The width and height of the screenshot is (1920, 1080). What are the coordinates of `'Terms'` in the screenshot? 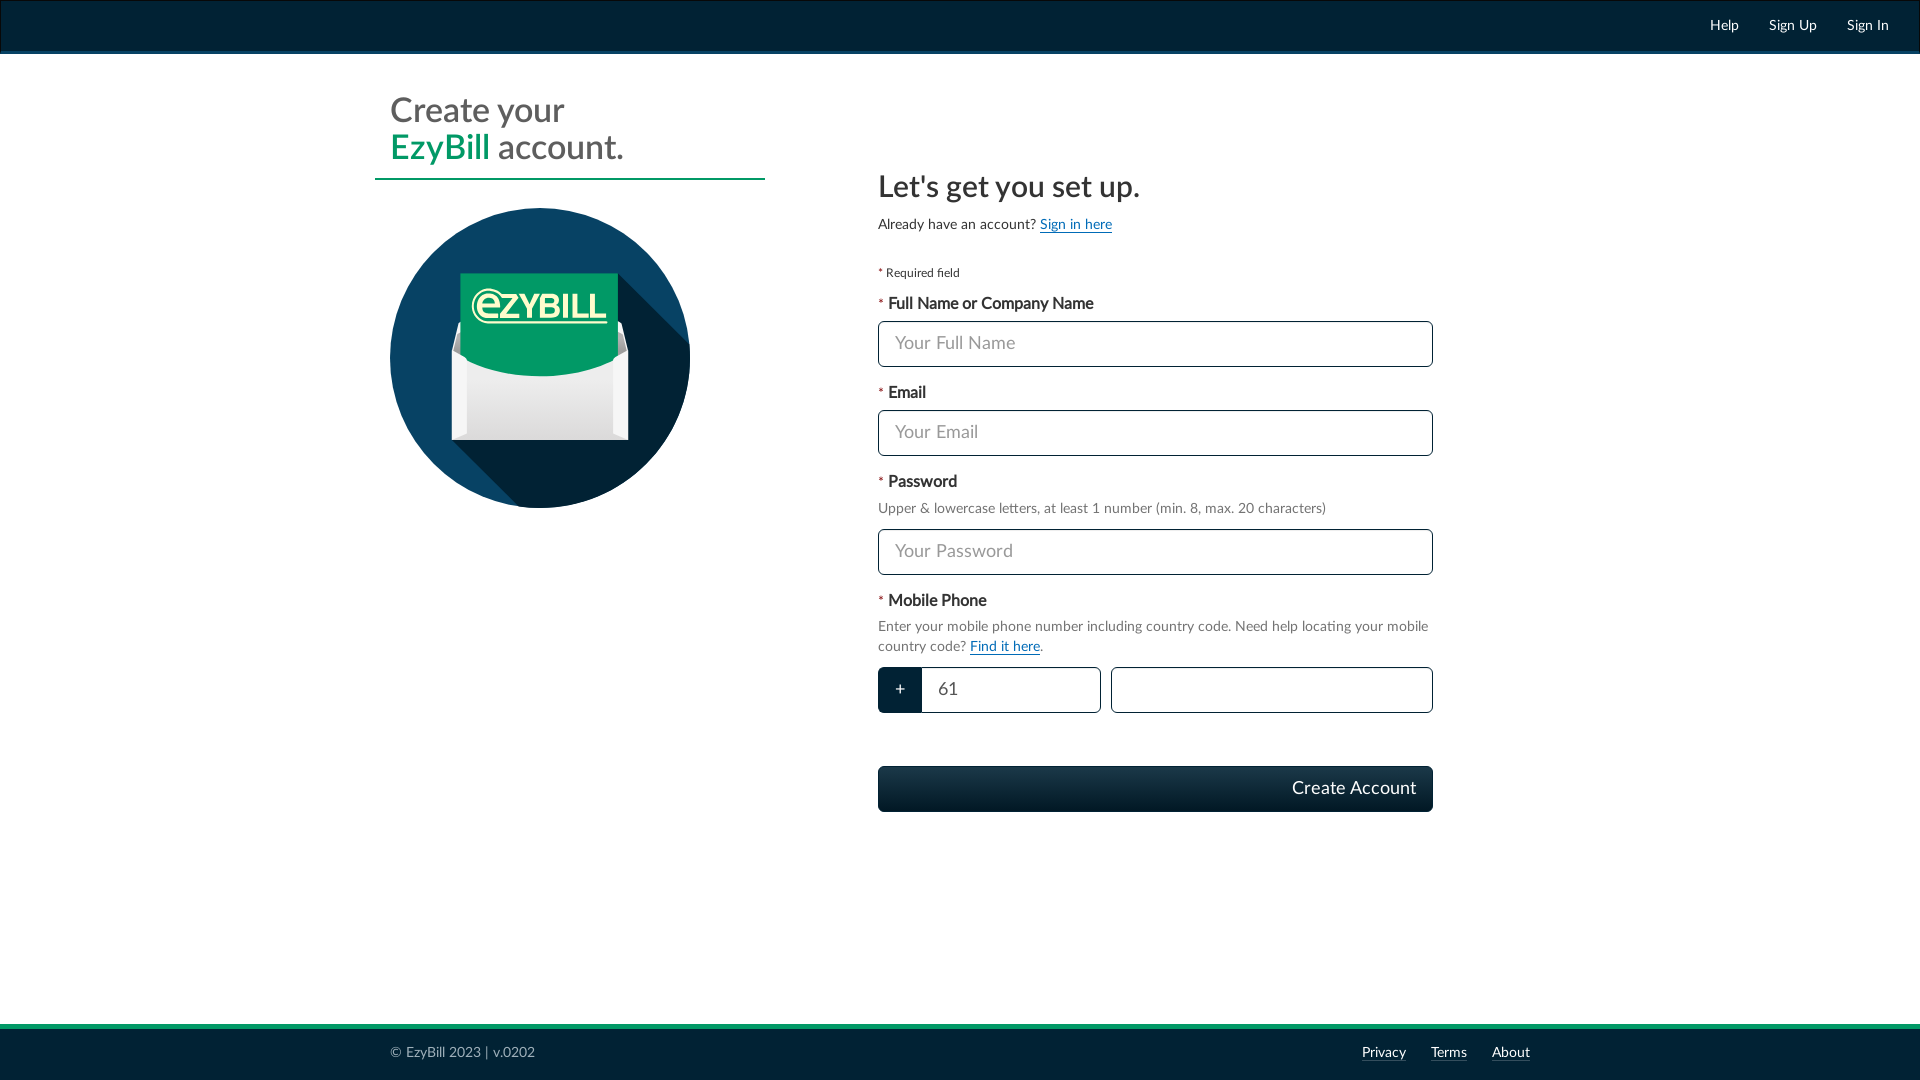 It's located at (1449, 1052).